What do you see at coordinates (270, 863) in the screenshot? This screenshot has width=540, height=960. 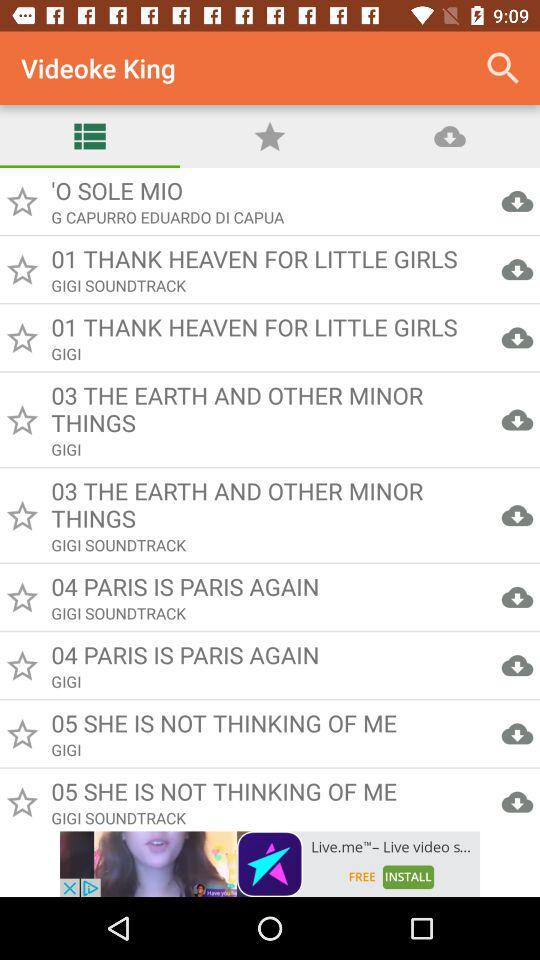 I see `click on advertisement` at bounding box center [270, 863].